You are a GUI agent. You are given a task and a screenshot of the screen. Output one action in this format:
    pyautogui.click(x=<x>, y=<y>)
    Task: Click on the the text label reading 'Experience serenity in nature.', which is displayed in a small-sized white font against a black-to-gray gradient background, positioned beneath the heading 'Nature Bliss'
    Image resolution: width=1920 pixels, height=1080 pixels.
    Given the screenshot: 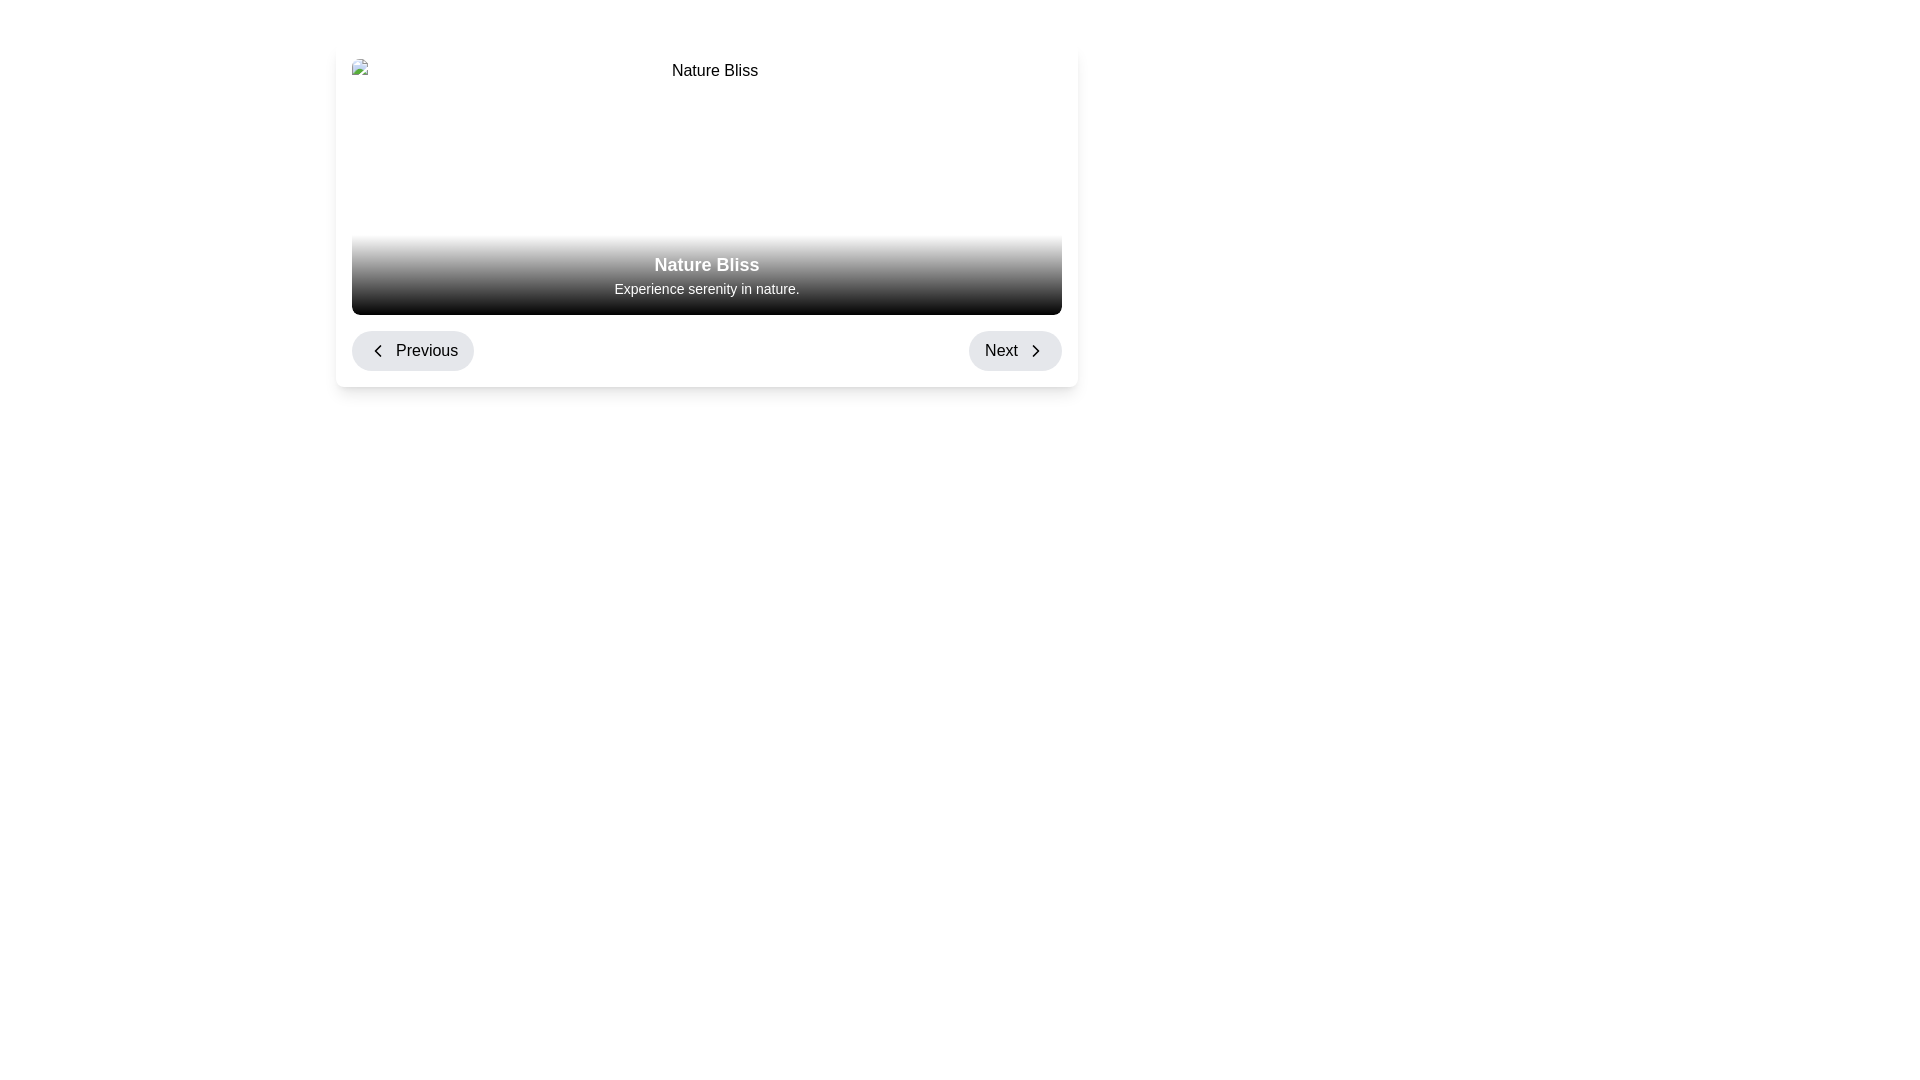 What is the action you would take?
    pyautogui.click(x=706, y=289)
    